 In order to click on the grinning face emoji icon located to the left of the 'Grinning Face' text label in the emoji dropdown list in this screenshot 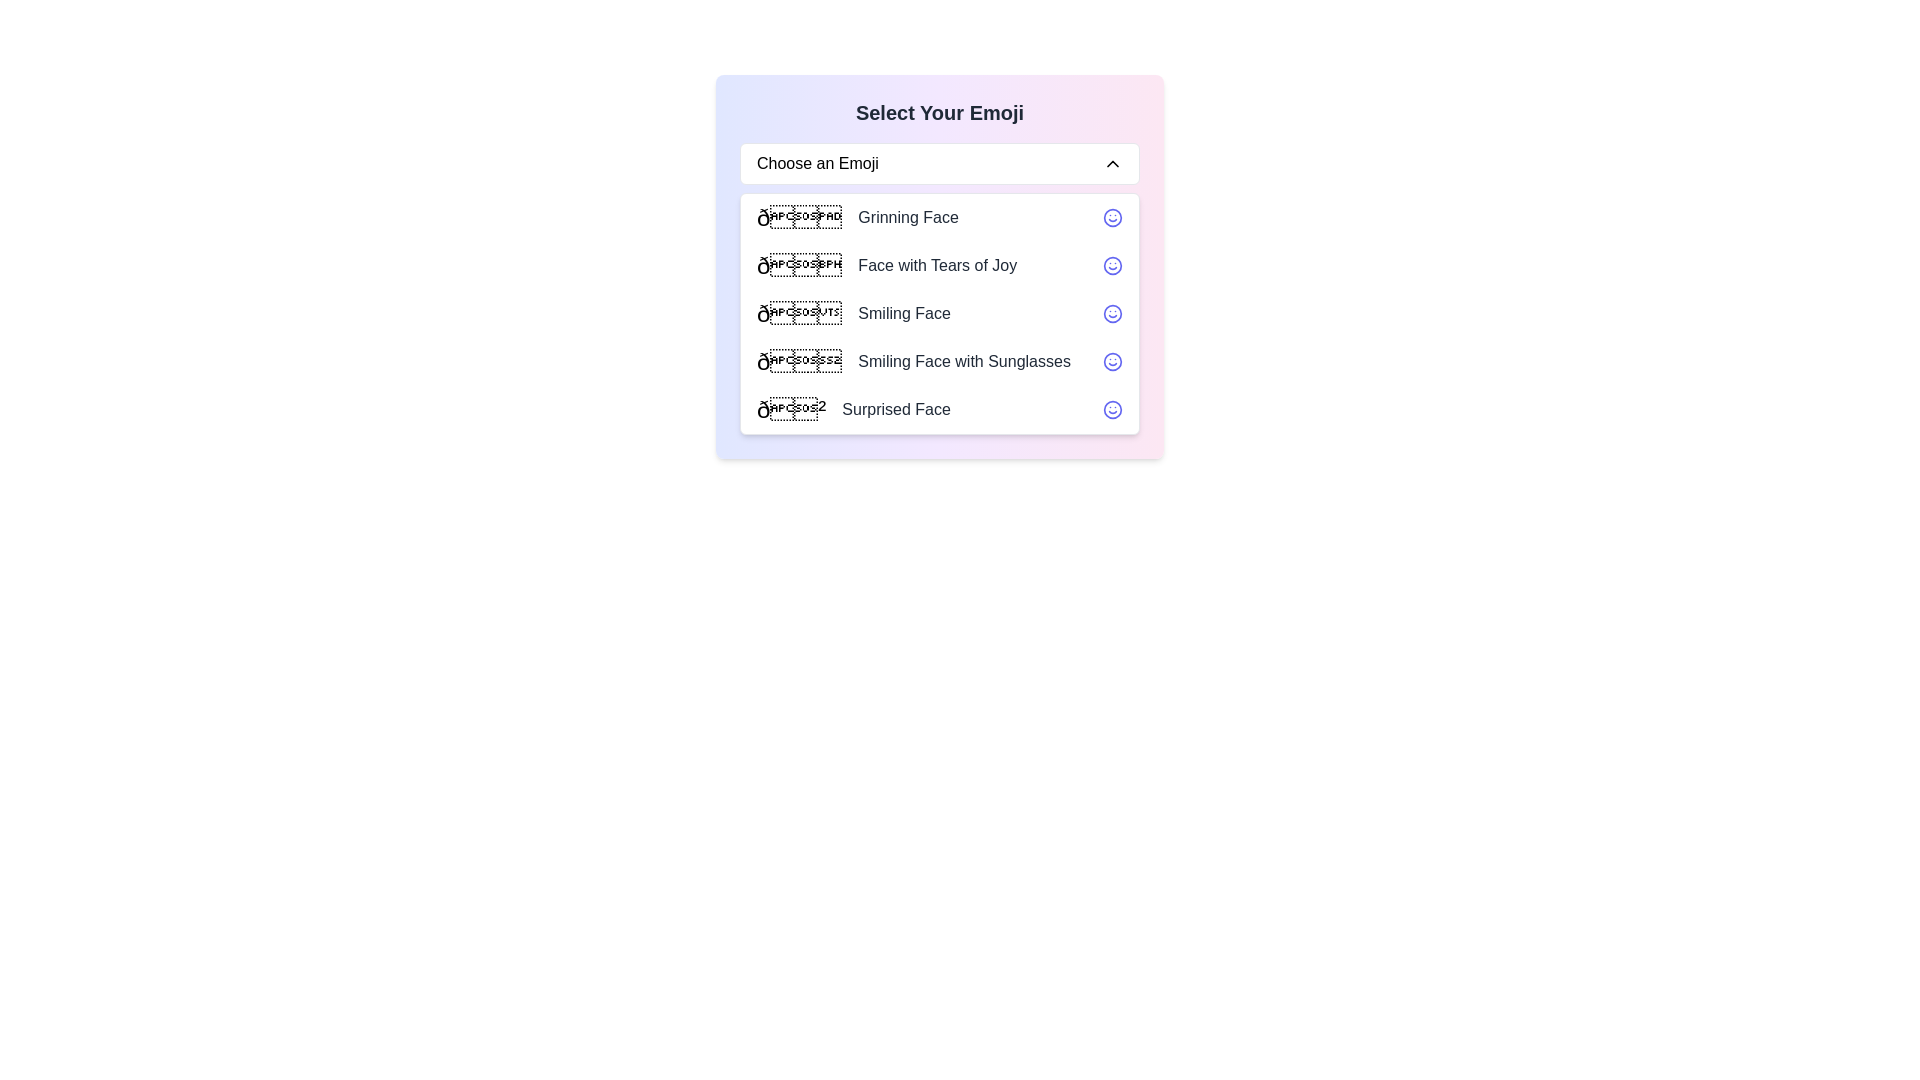, I will do `click(798, 218)`.